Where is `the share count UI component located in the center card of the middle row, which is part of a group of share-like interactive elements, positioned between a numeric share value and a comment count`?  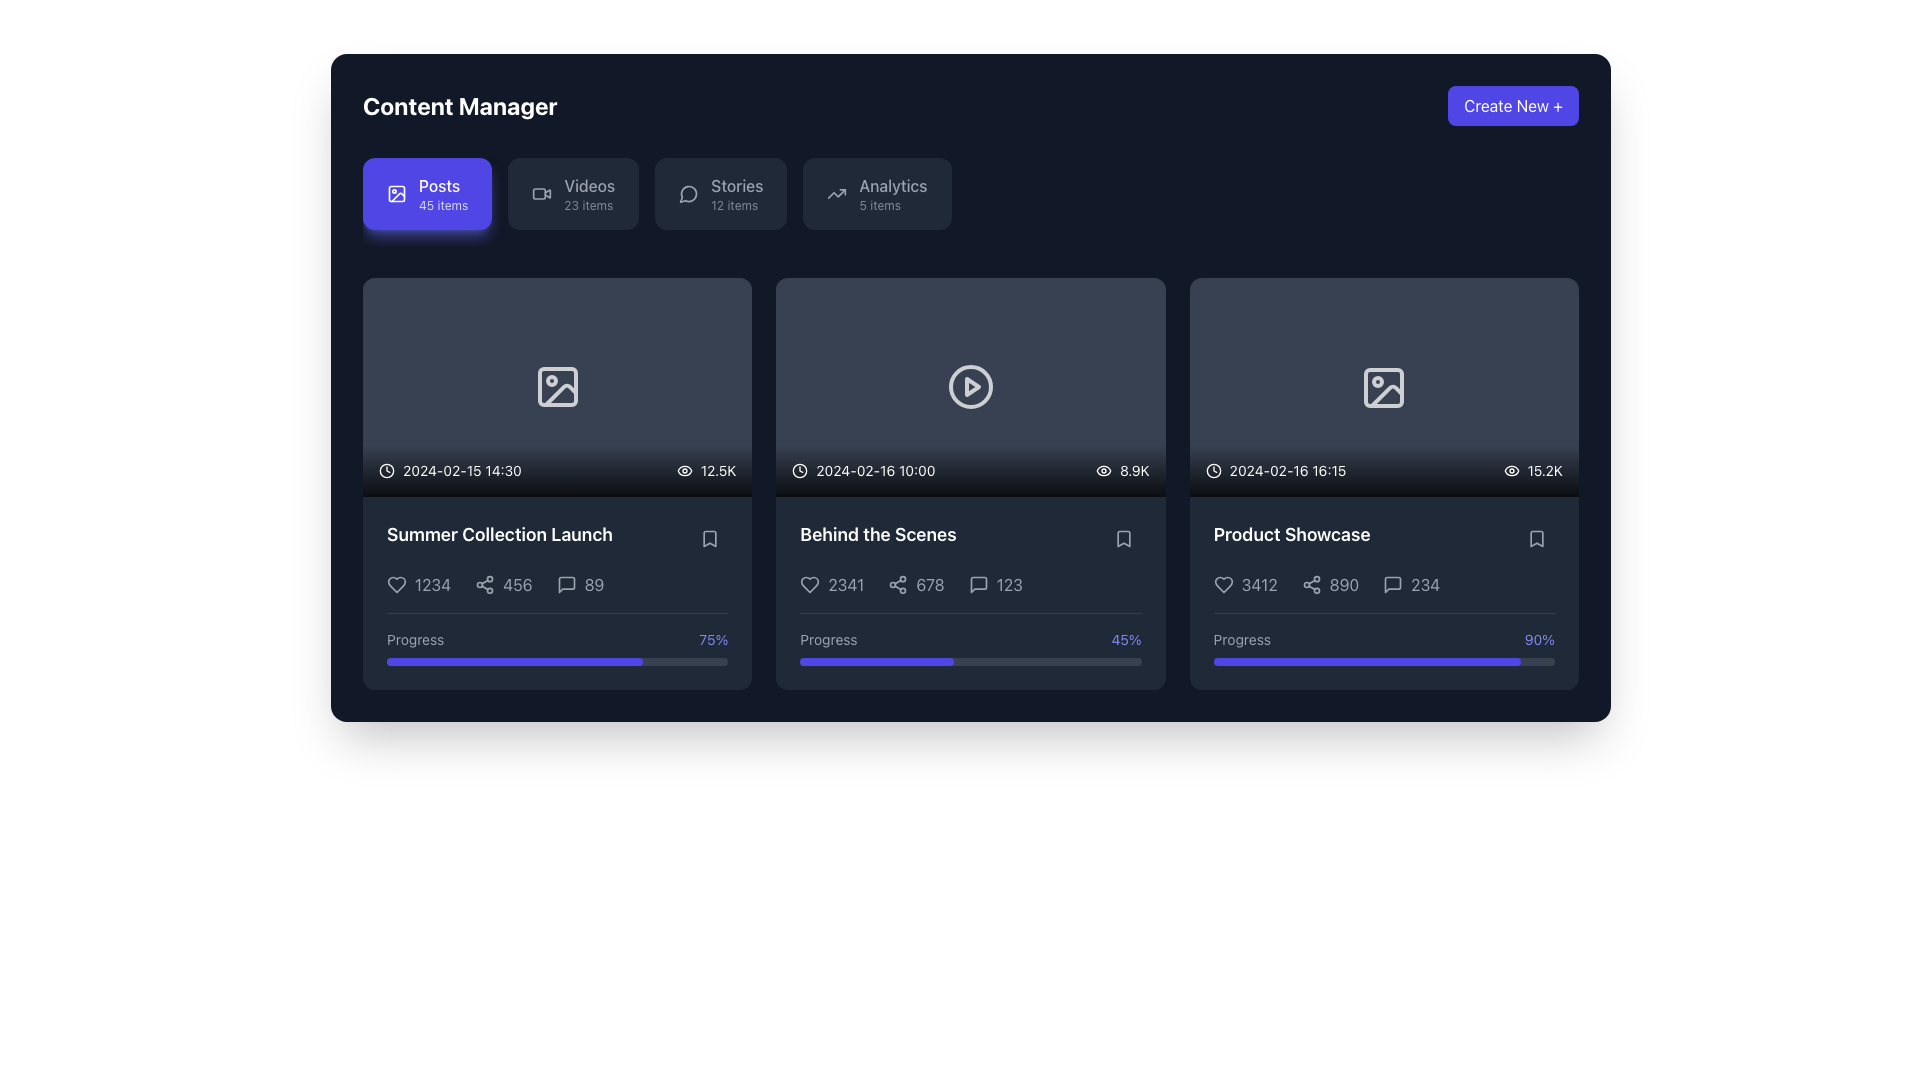 the share count UI component located in the center card of the middle row, which is part of a group of share-like interactive elements, positioned between a numeric share value and a comment count is located at coordinates (915, 584).